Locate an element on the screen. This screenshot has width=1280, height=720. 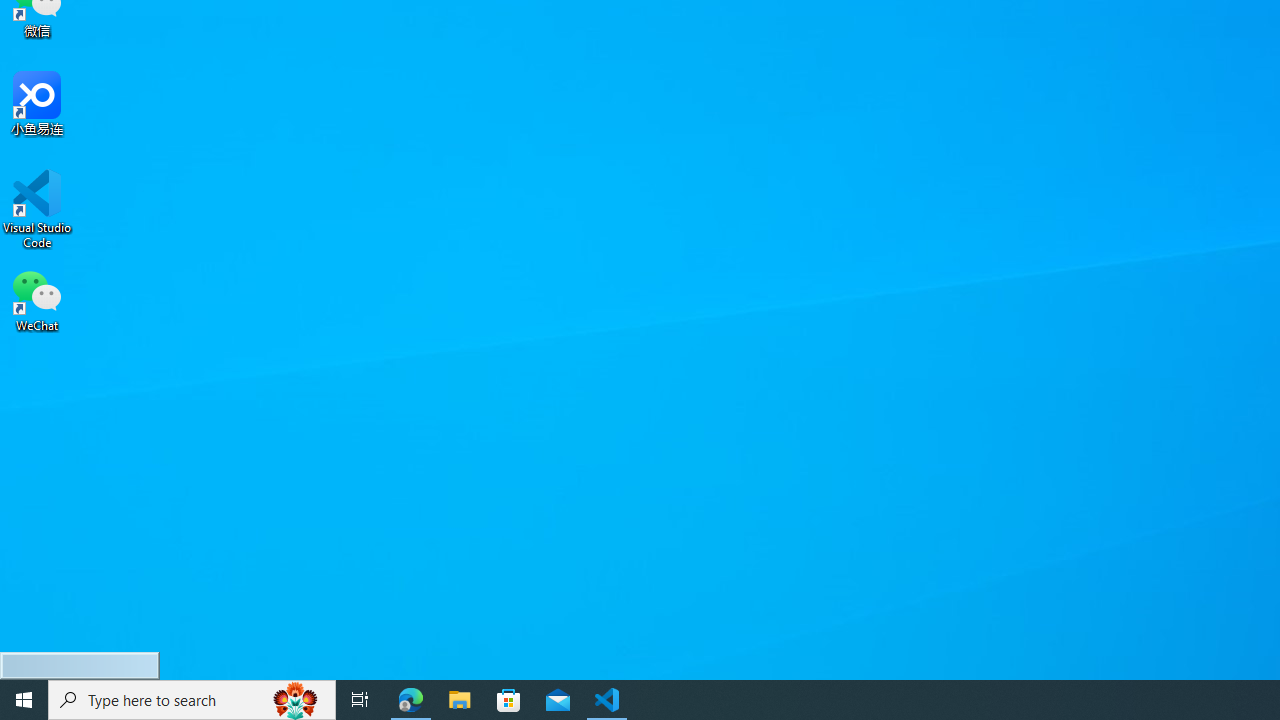
'Microsoft Edge - 1 running window' is located at coordinates (410, 698).